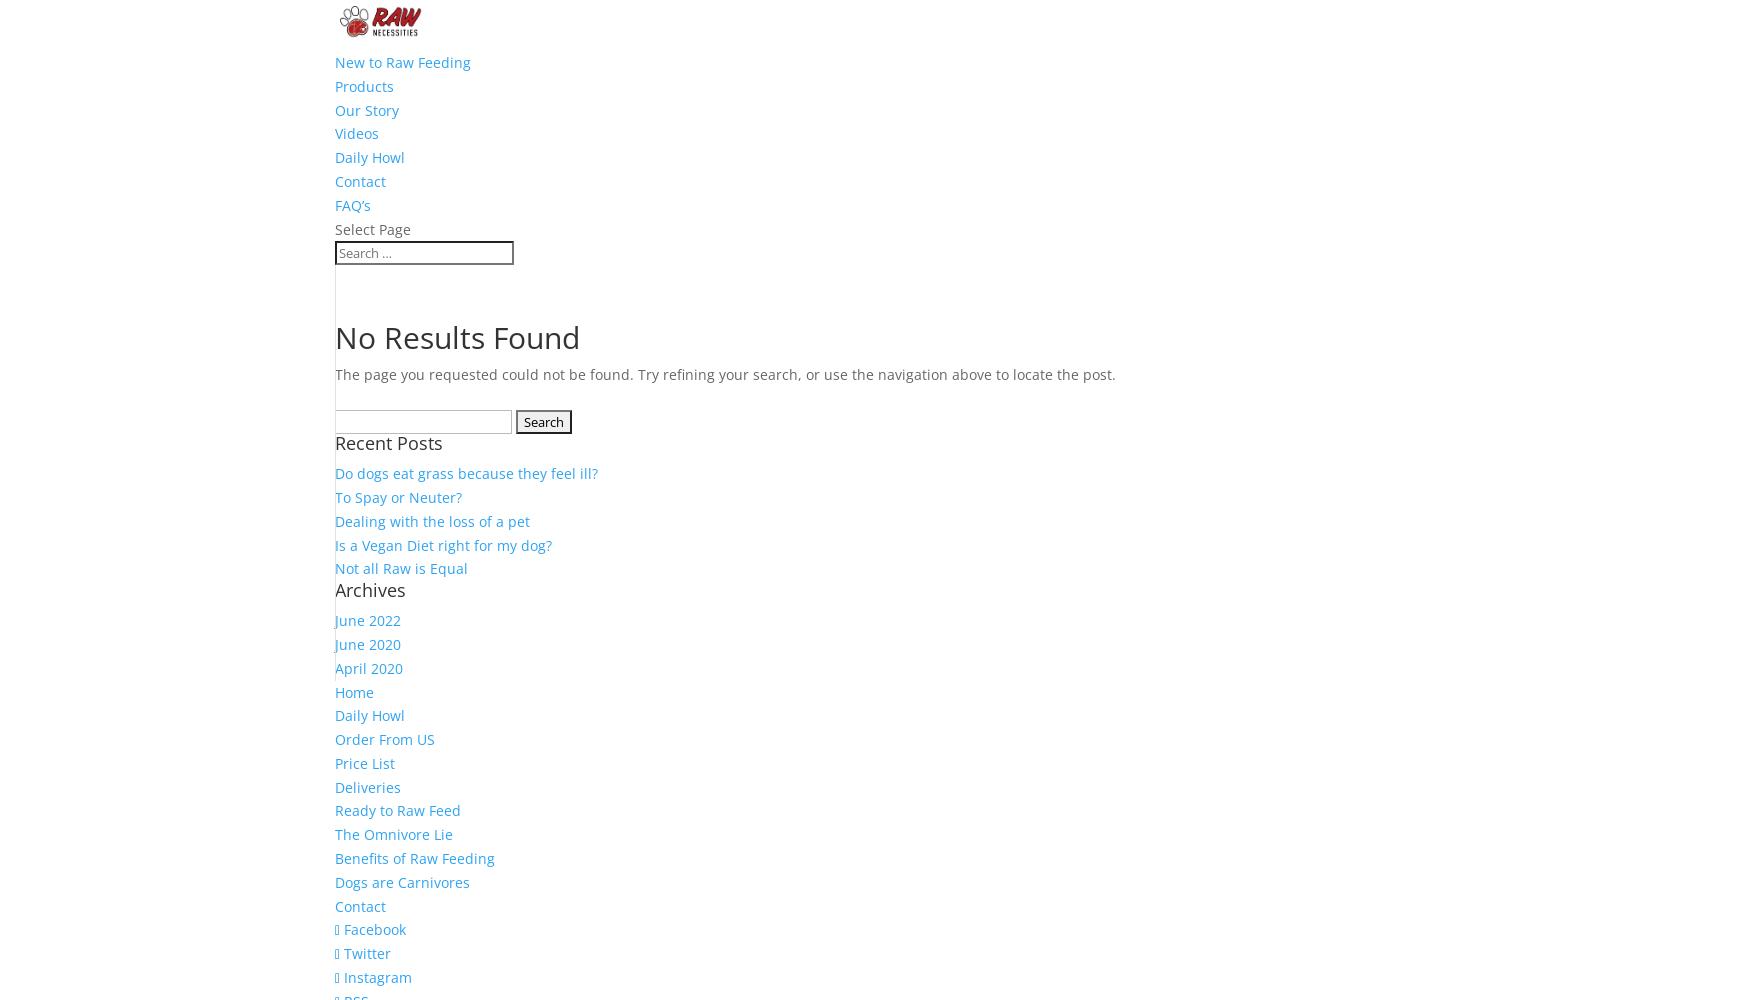  Describe the element at coordinates (384, 738) in the screenshot. I see `'Order From US'` at that location.